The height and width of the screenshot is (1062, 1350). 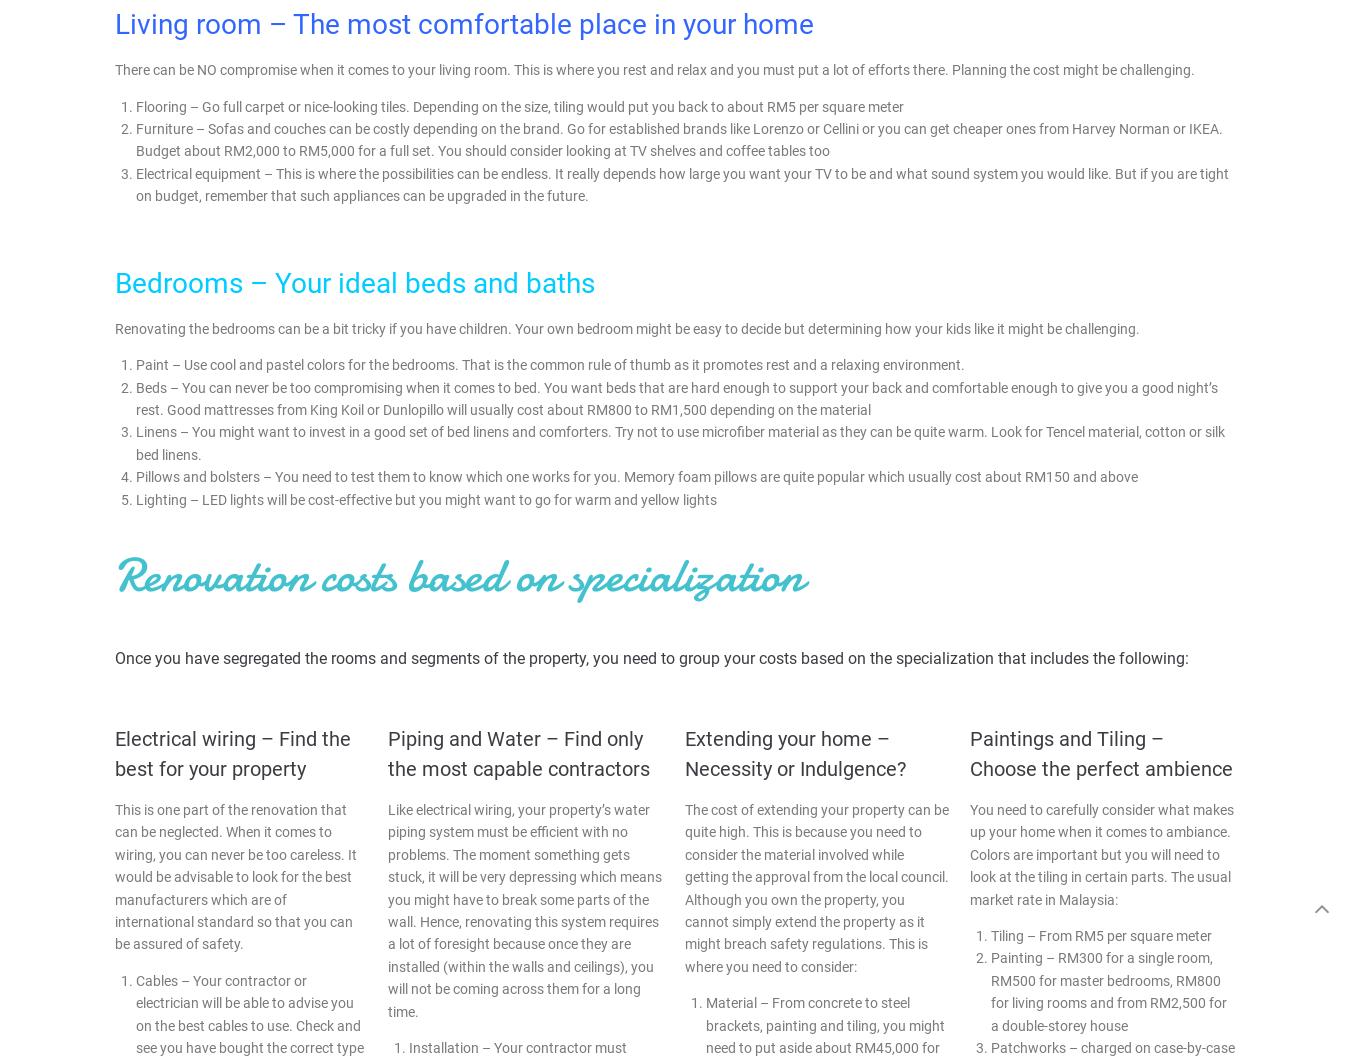 I want to click on 'Flooring – Go full carpet or nice-looking tiles. Depending on the size, tiling would put you back to about RM5 per square meter', so click(x=519, y=105).